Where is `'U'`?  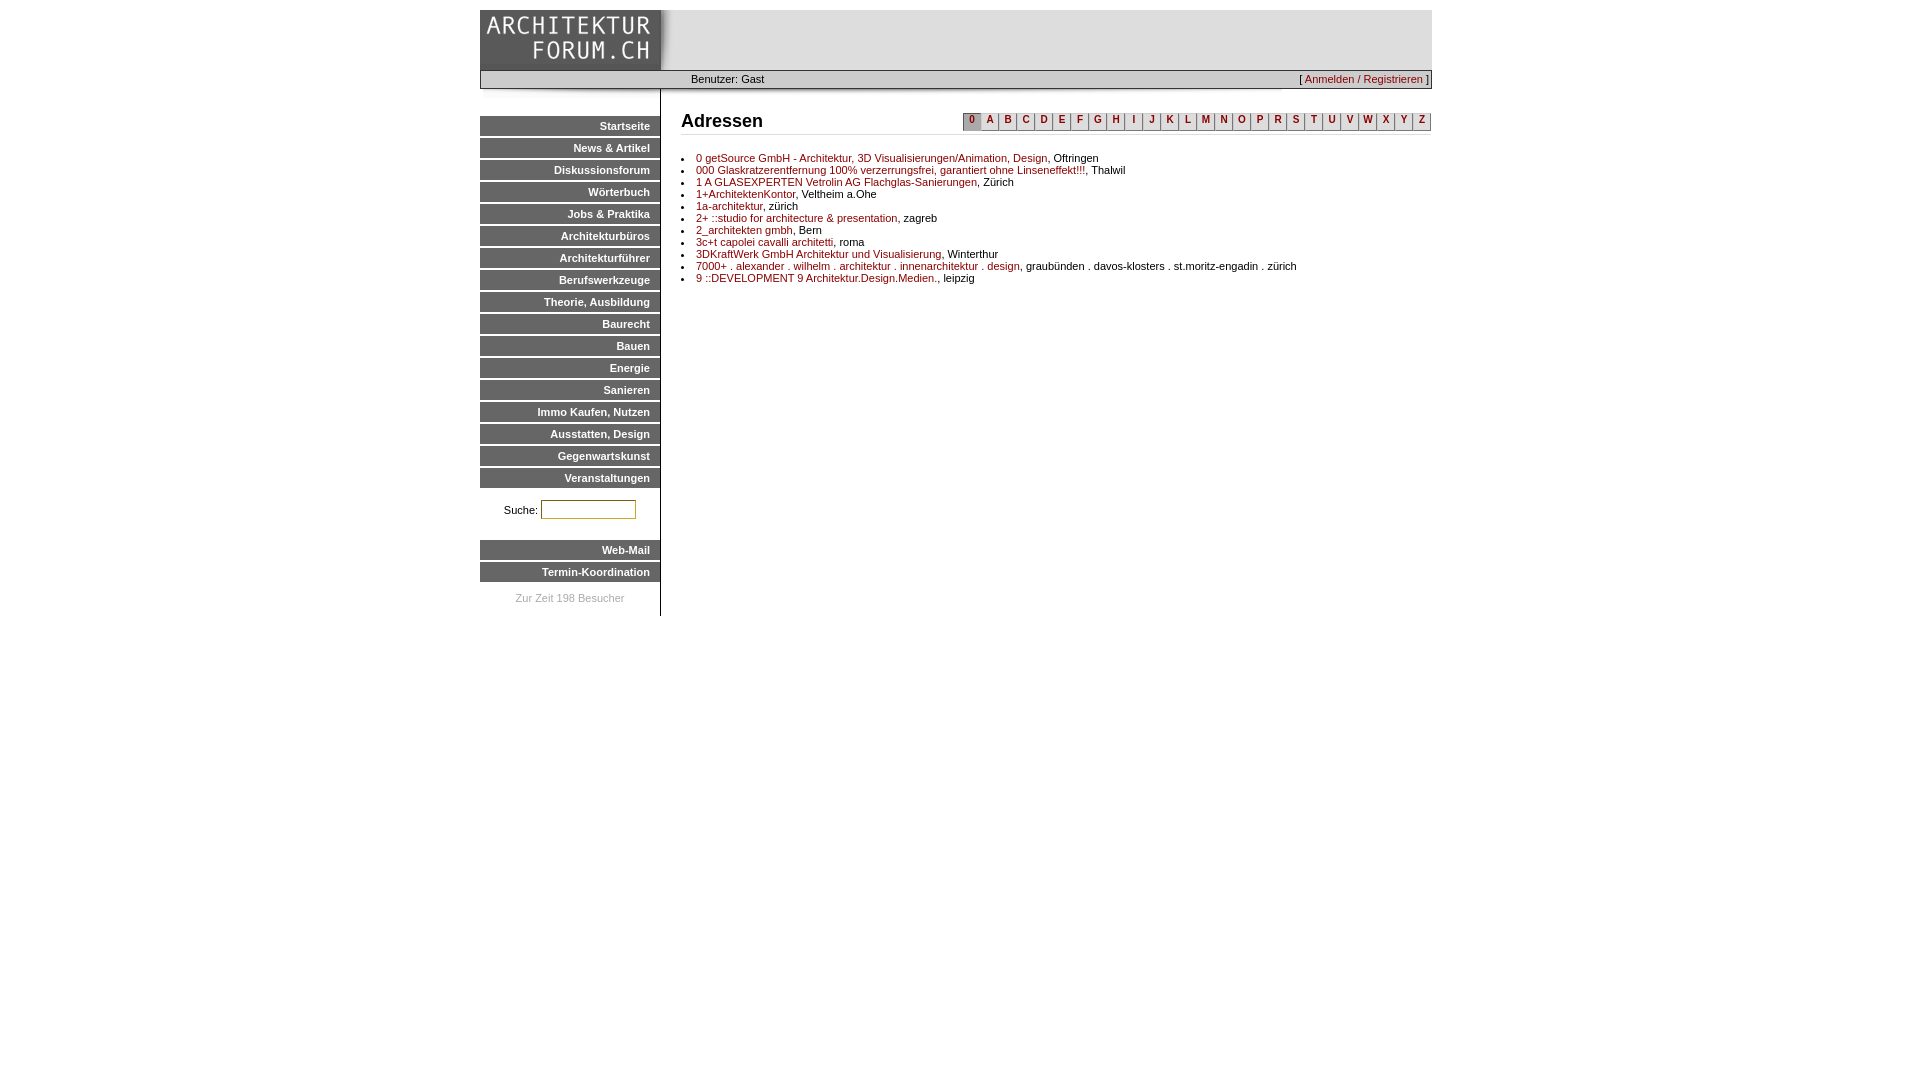
'U' is located at coordinates (1332, 122).